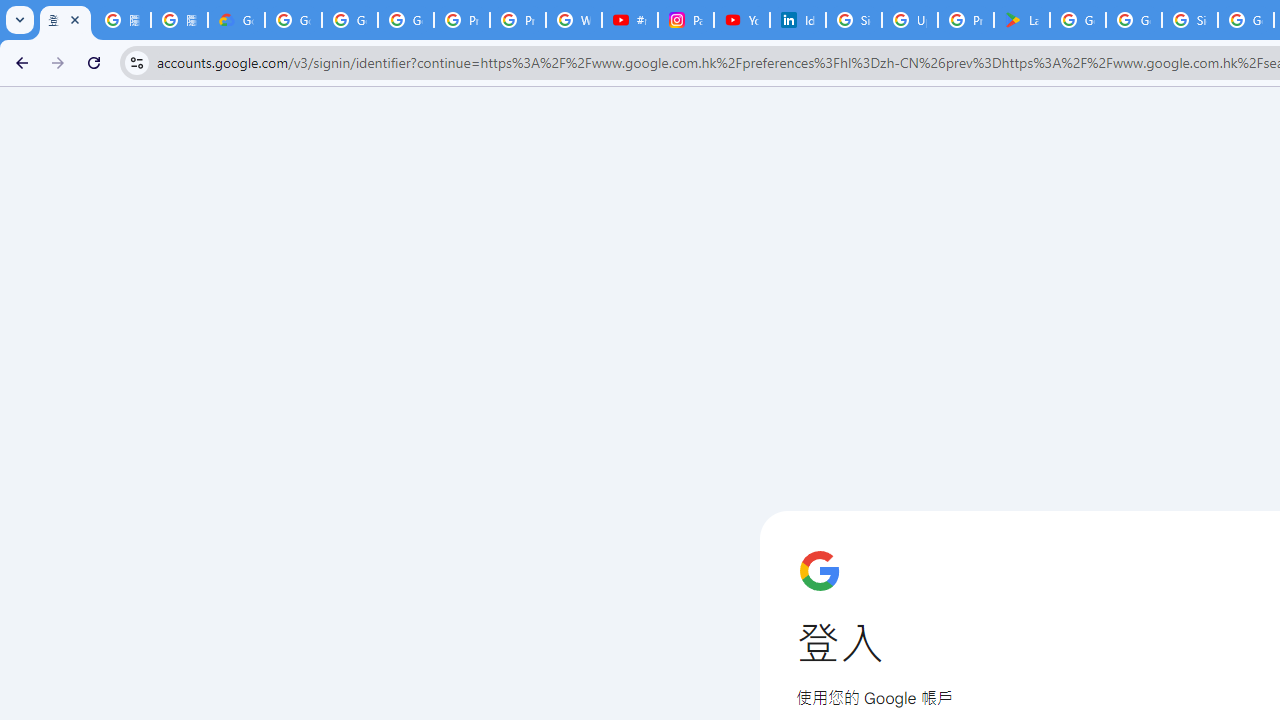  I want to click on 'Sign in - Google Accounts', so click(1190, 20).